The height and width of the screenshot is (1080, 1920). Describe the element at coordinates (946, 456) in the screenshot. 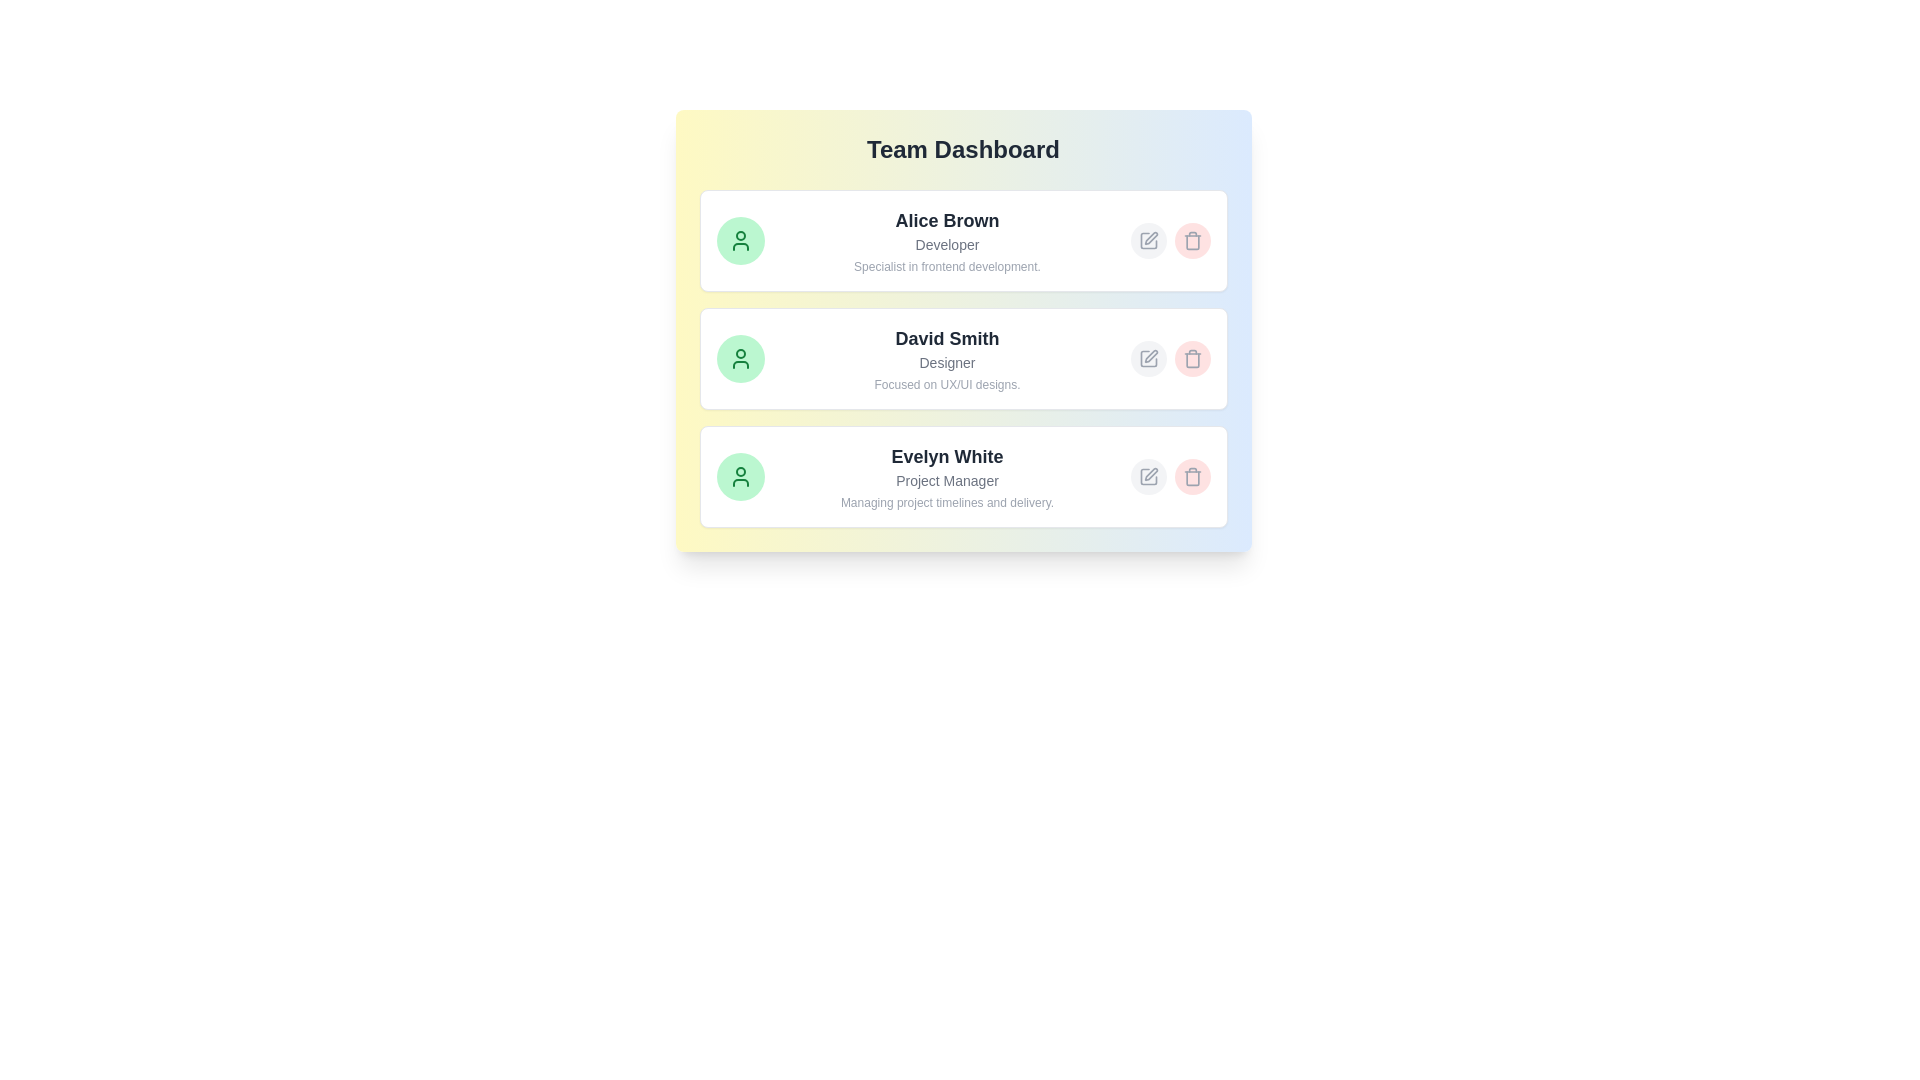

I see `text label 'Evelyn White' which is styled in bold and larger font, located in the third row of the Team Dashboard interface` at that location.